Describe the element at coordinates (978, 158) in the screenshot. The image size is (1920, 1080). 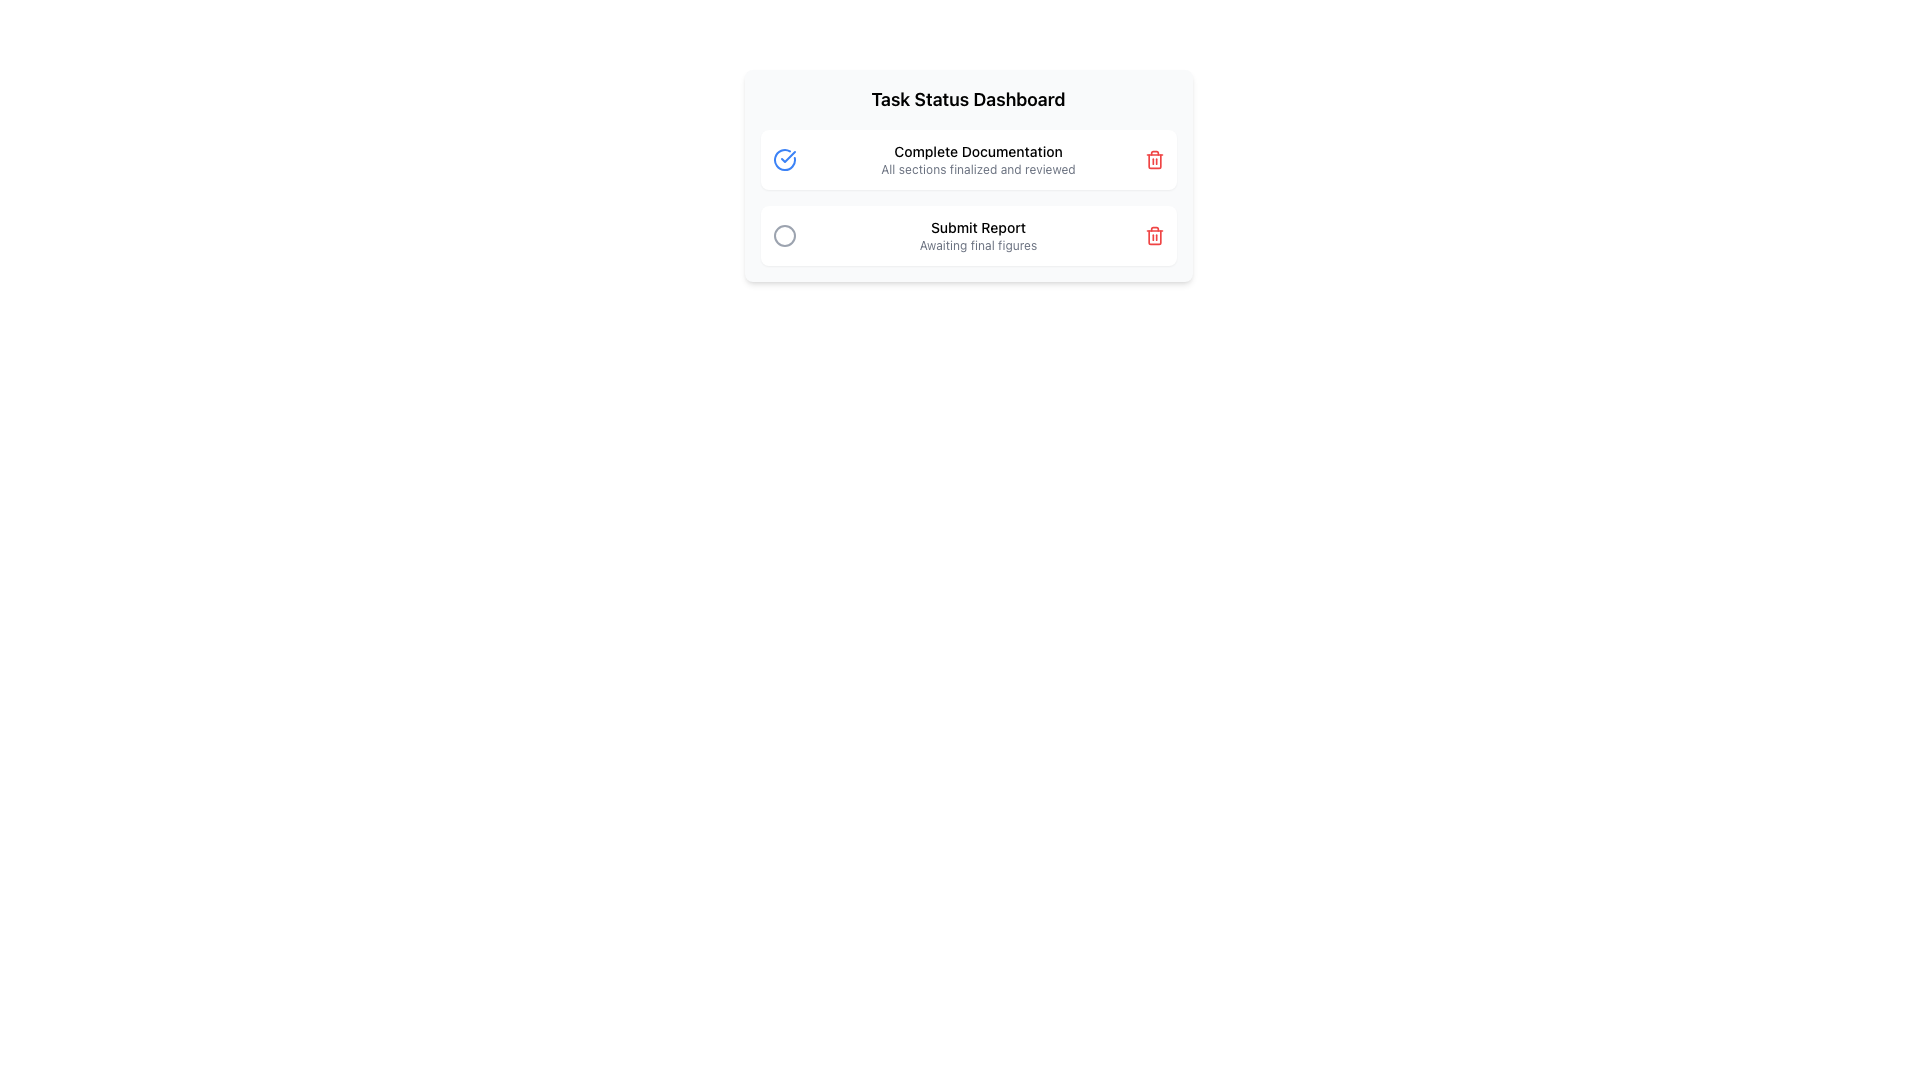
I see `text displayed in the central text block of the first card in the vertical list on the 'Task Status Dashboard' interface` at that location.